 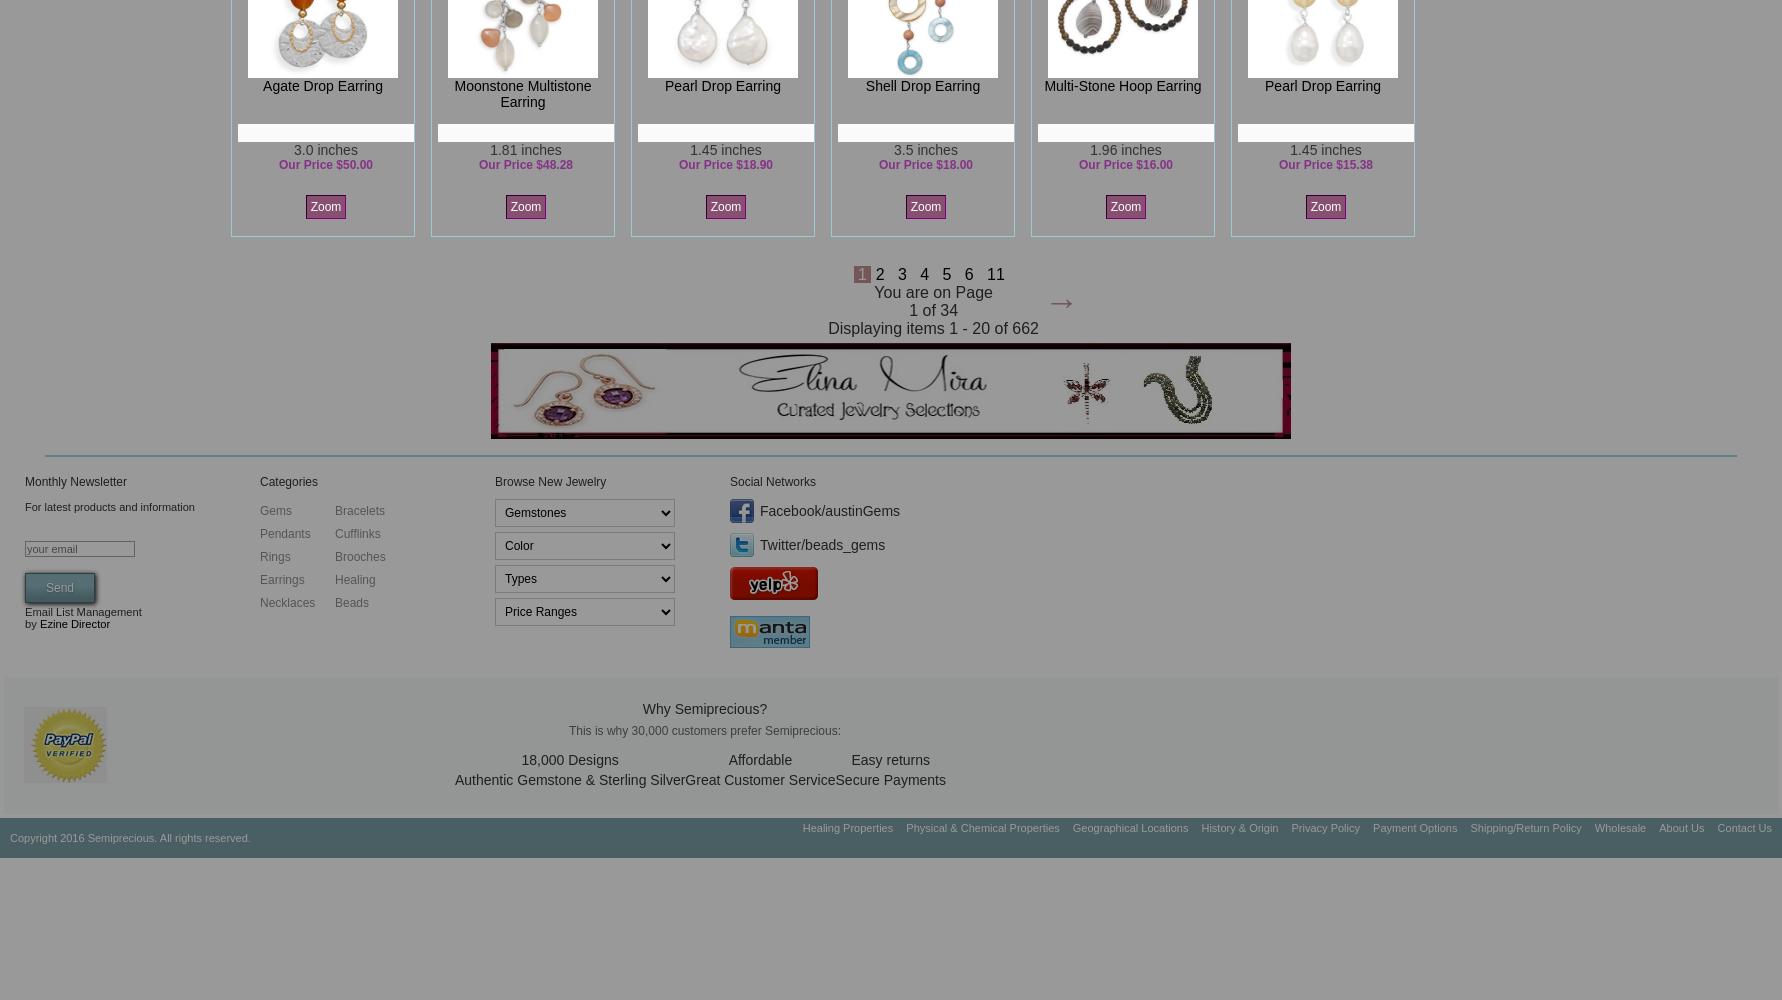 I want to click on 'Earrings', so click(x=280, y=579).